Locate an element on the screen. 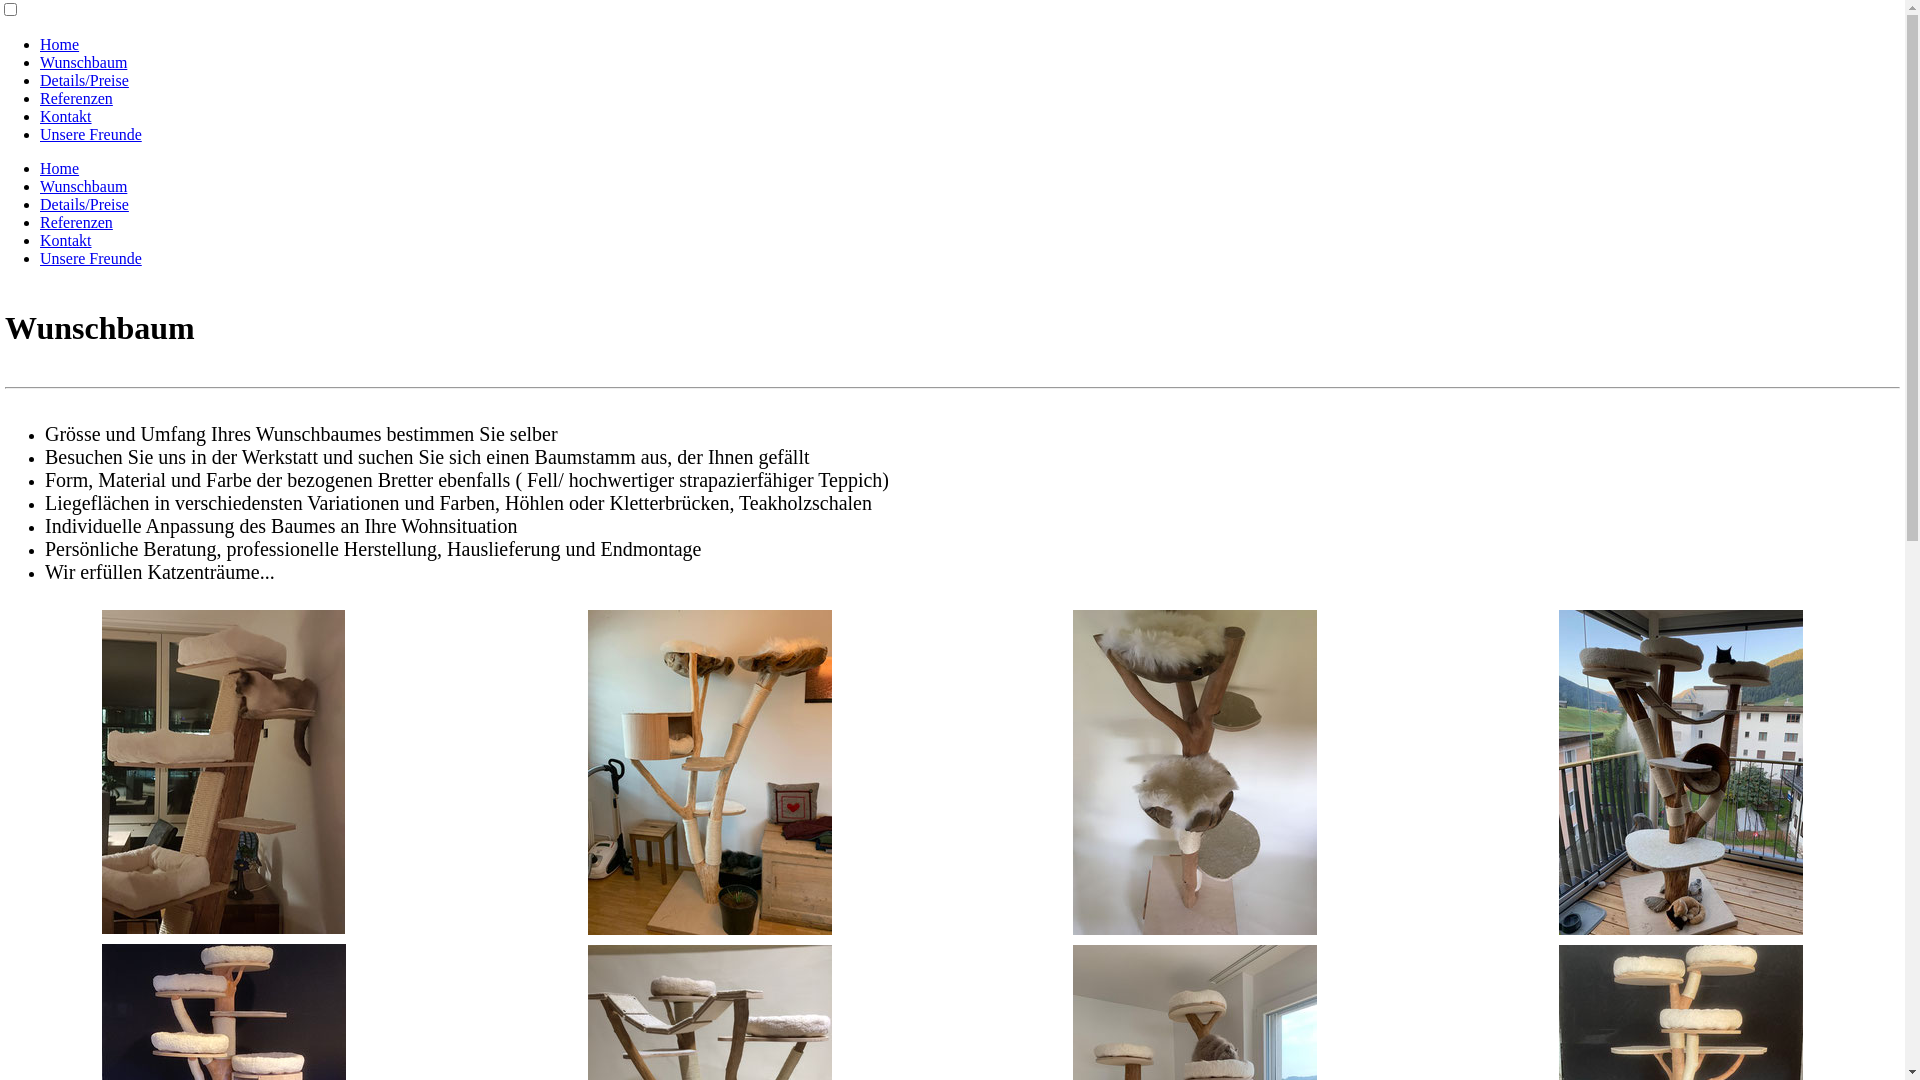 Image resolution: width=1920 pixels, height=1080 pixels. 'Home' is located at coordinates (39, 167).